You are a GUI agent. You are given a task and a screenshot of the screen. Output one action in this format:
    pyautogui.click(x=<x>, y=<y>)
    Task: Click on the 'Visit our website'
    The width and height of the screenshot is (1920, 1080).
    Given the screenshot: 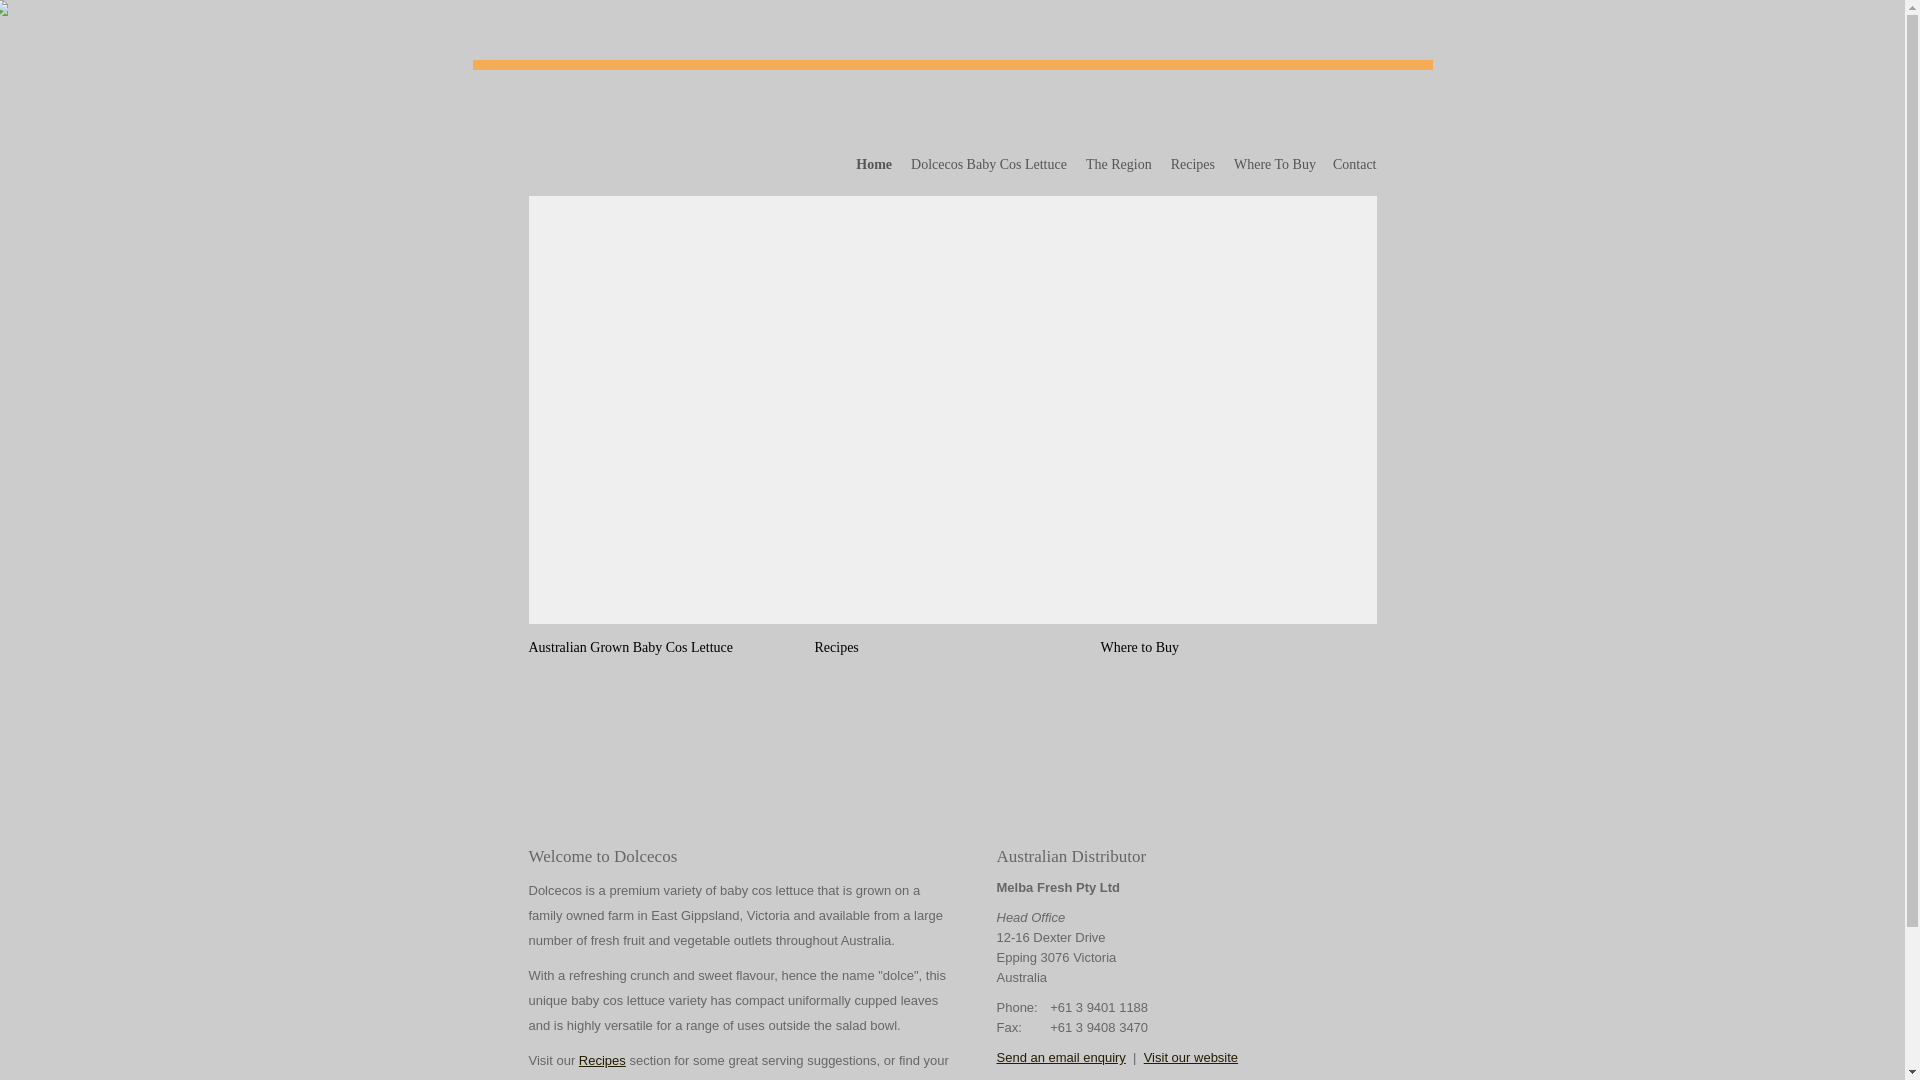 What is the action you would take?
    pyautogui.click(x=1190, y=1056)
    